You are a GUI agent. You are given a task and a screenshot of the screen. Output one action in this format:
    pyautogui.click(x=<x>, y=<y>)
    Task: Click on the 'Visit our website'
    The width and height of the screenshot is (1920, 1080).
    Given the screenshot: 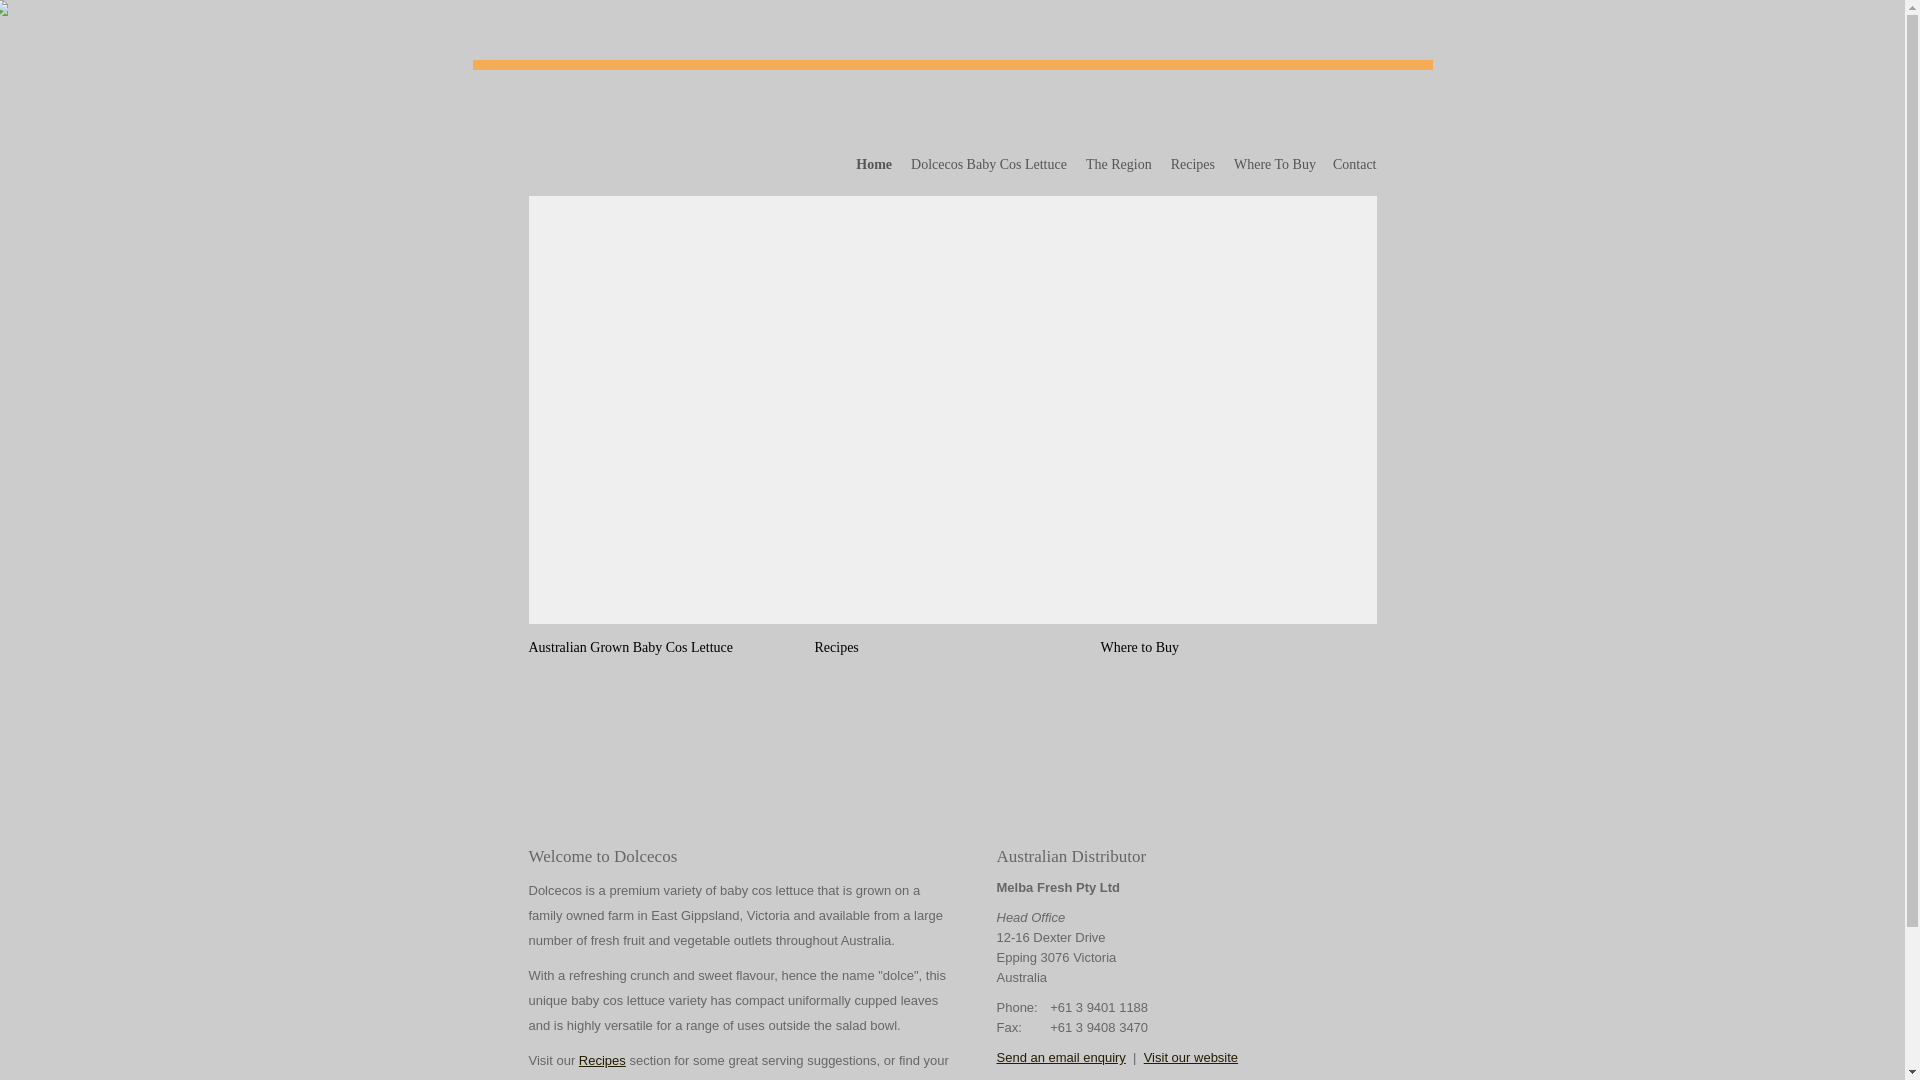 What is the action you would take?
    pyautogui.click(x=1190, y=1056)
    